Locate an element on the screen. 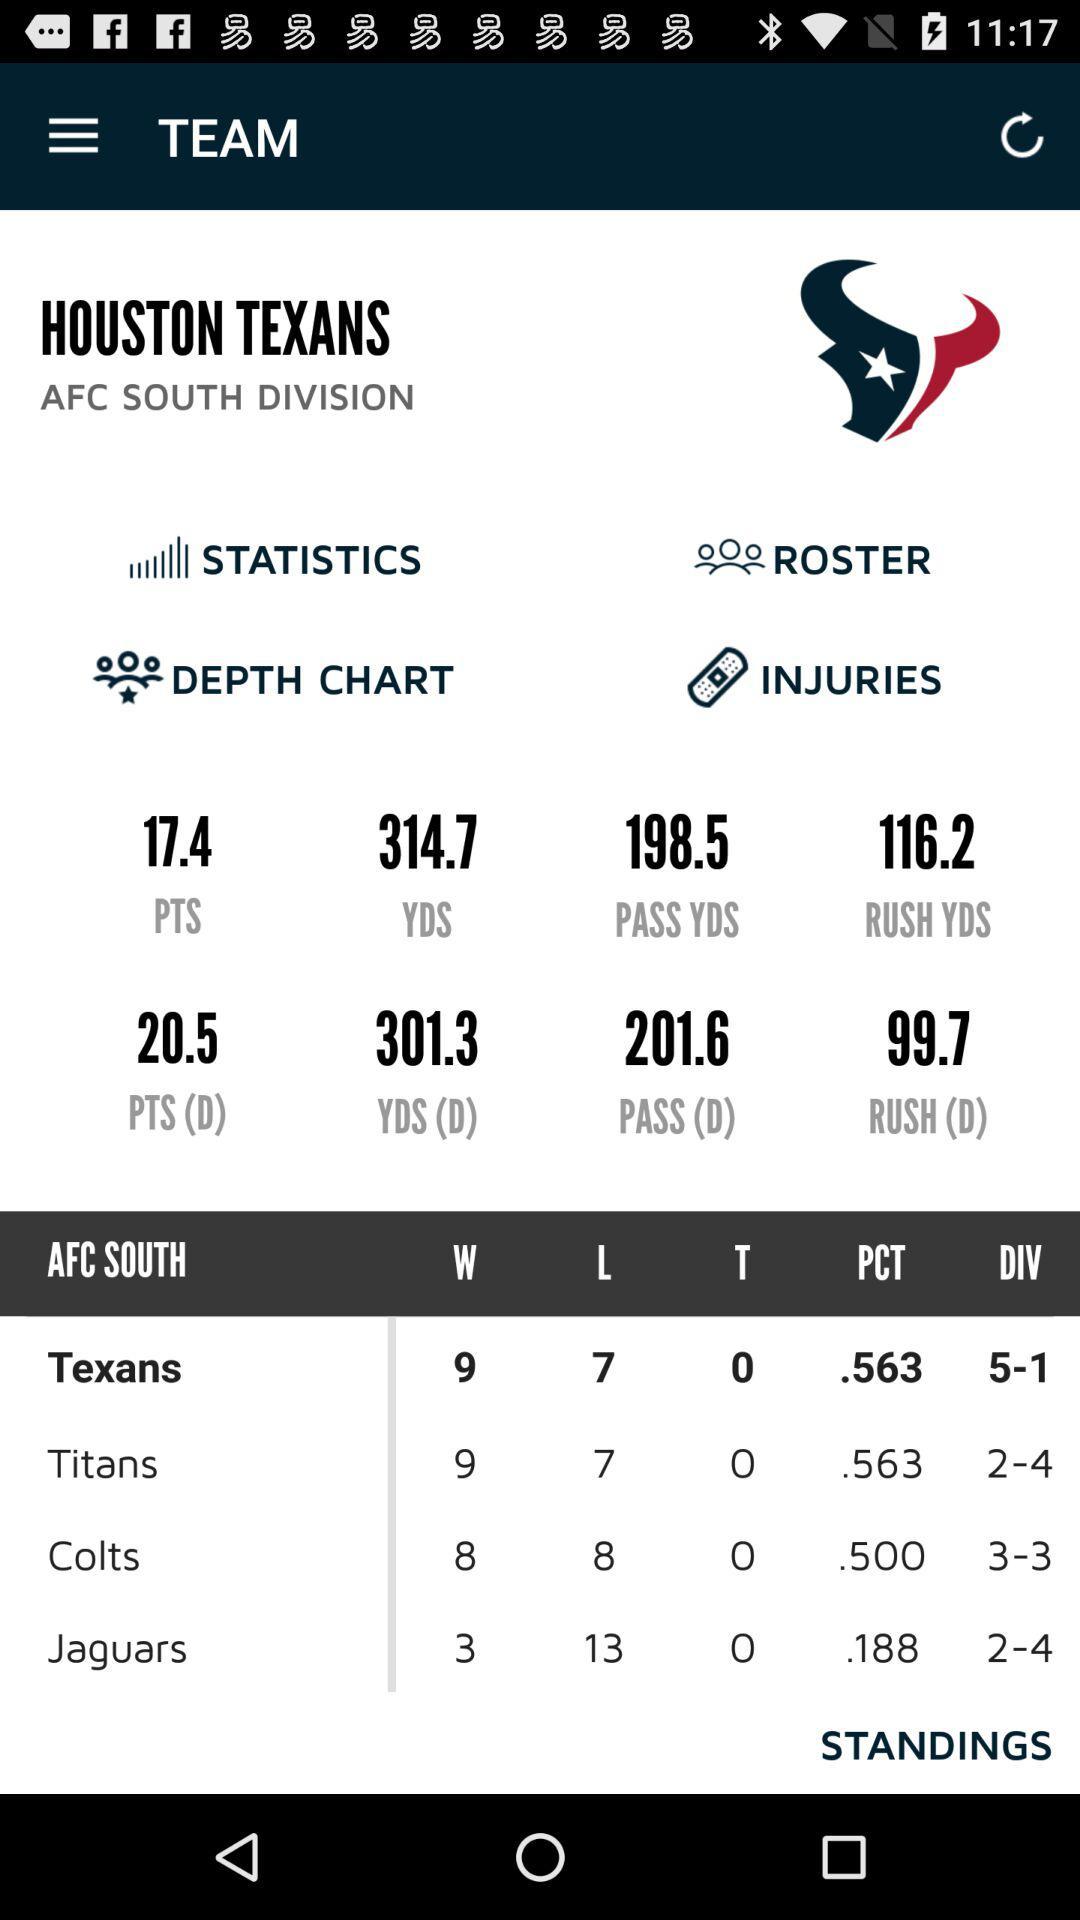 The height and width of the screenshot is (1920, 1080). the item above .563 icon is located at coordinates (1002, 1262).